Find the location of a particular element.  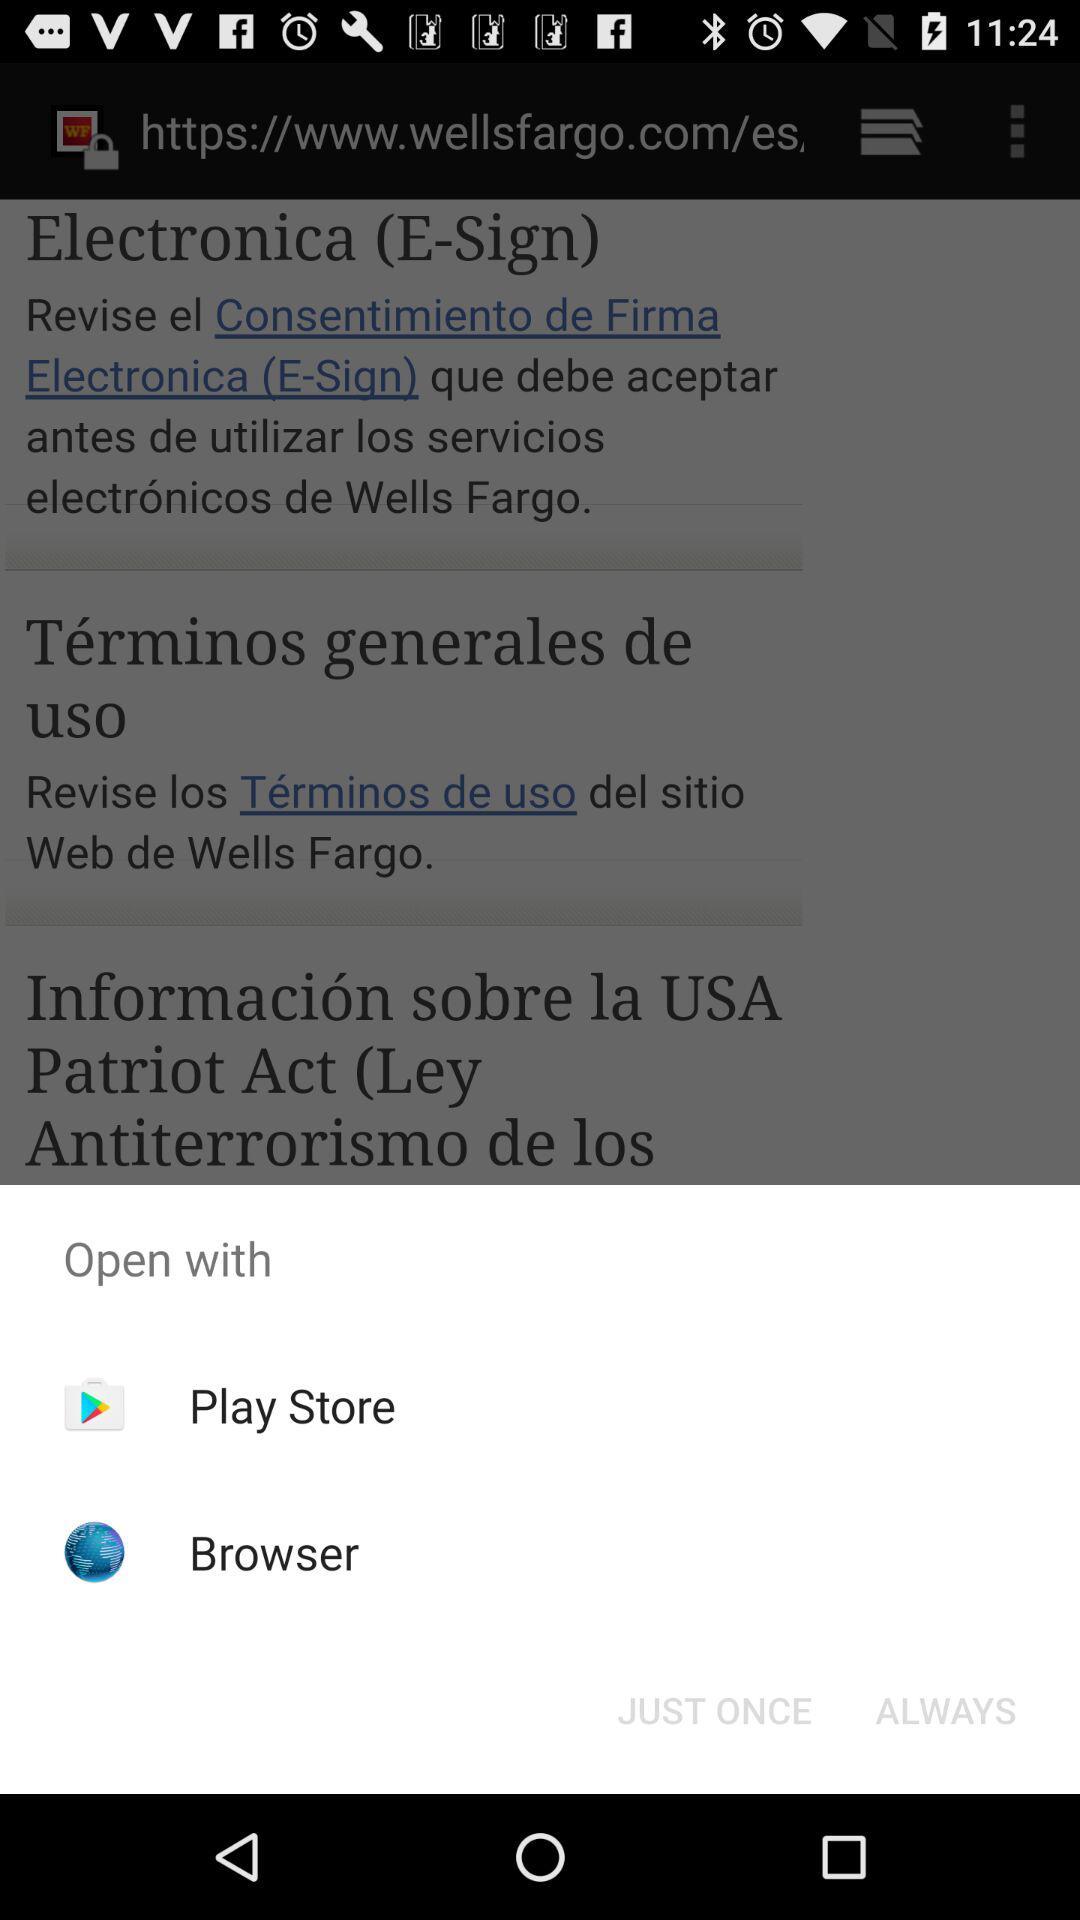

the icon at the bottom is located at coordinates (713, 1708).